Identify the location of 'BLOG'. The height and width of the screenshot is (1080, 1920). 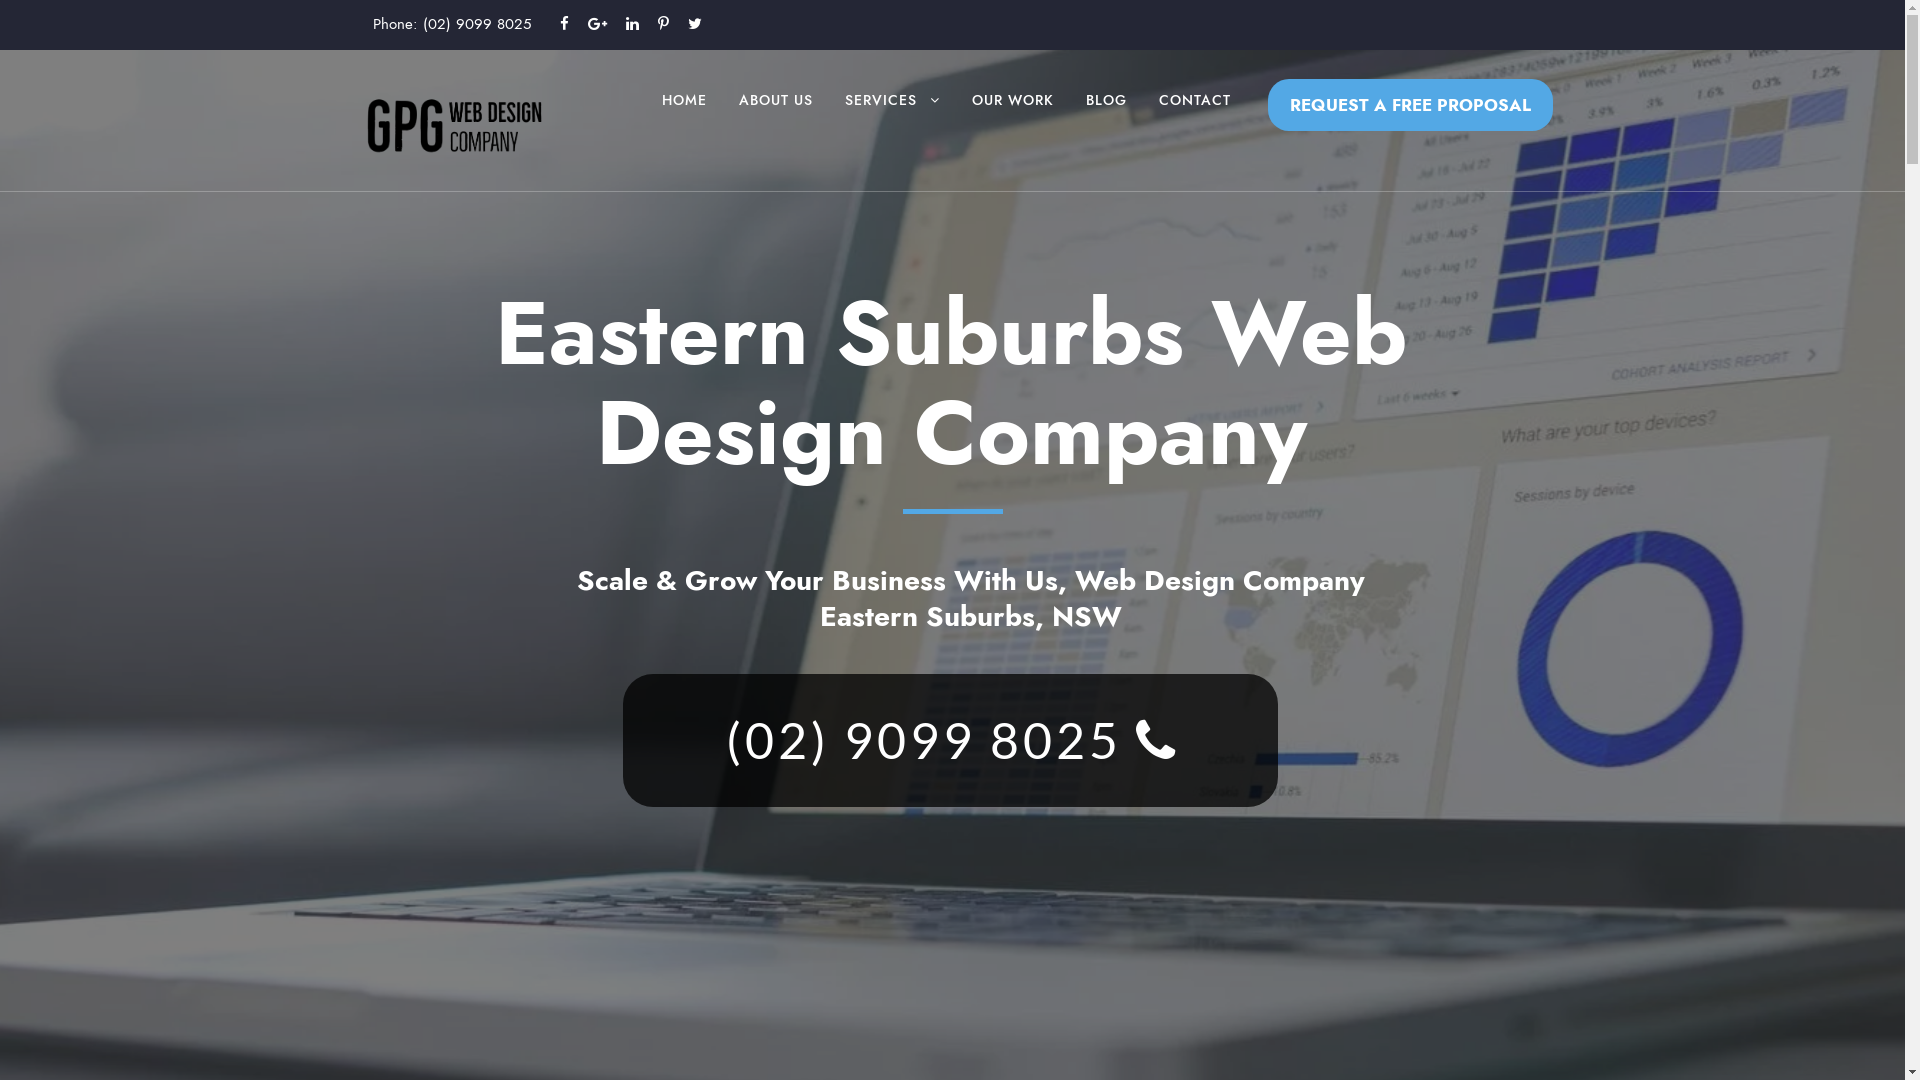
(1105, 119).